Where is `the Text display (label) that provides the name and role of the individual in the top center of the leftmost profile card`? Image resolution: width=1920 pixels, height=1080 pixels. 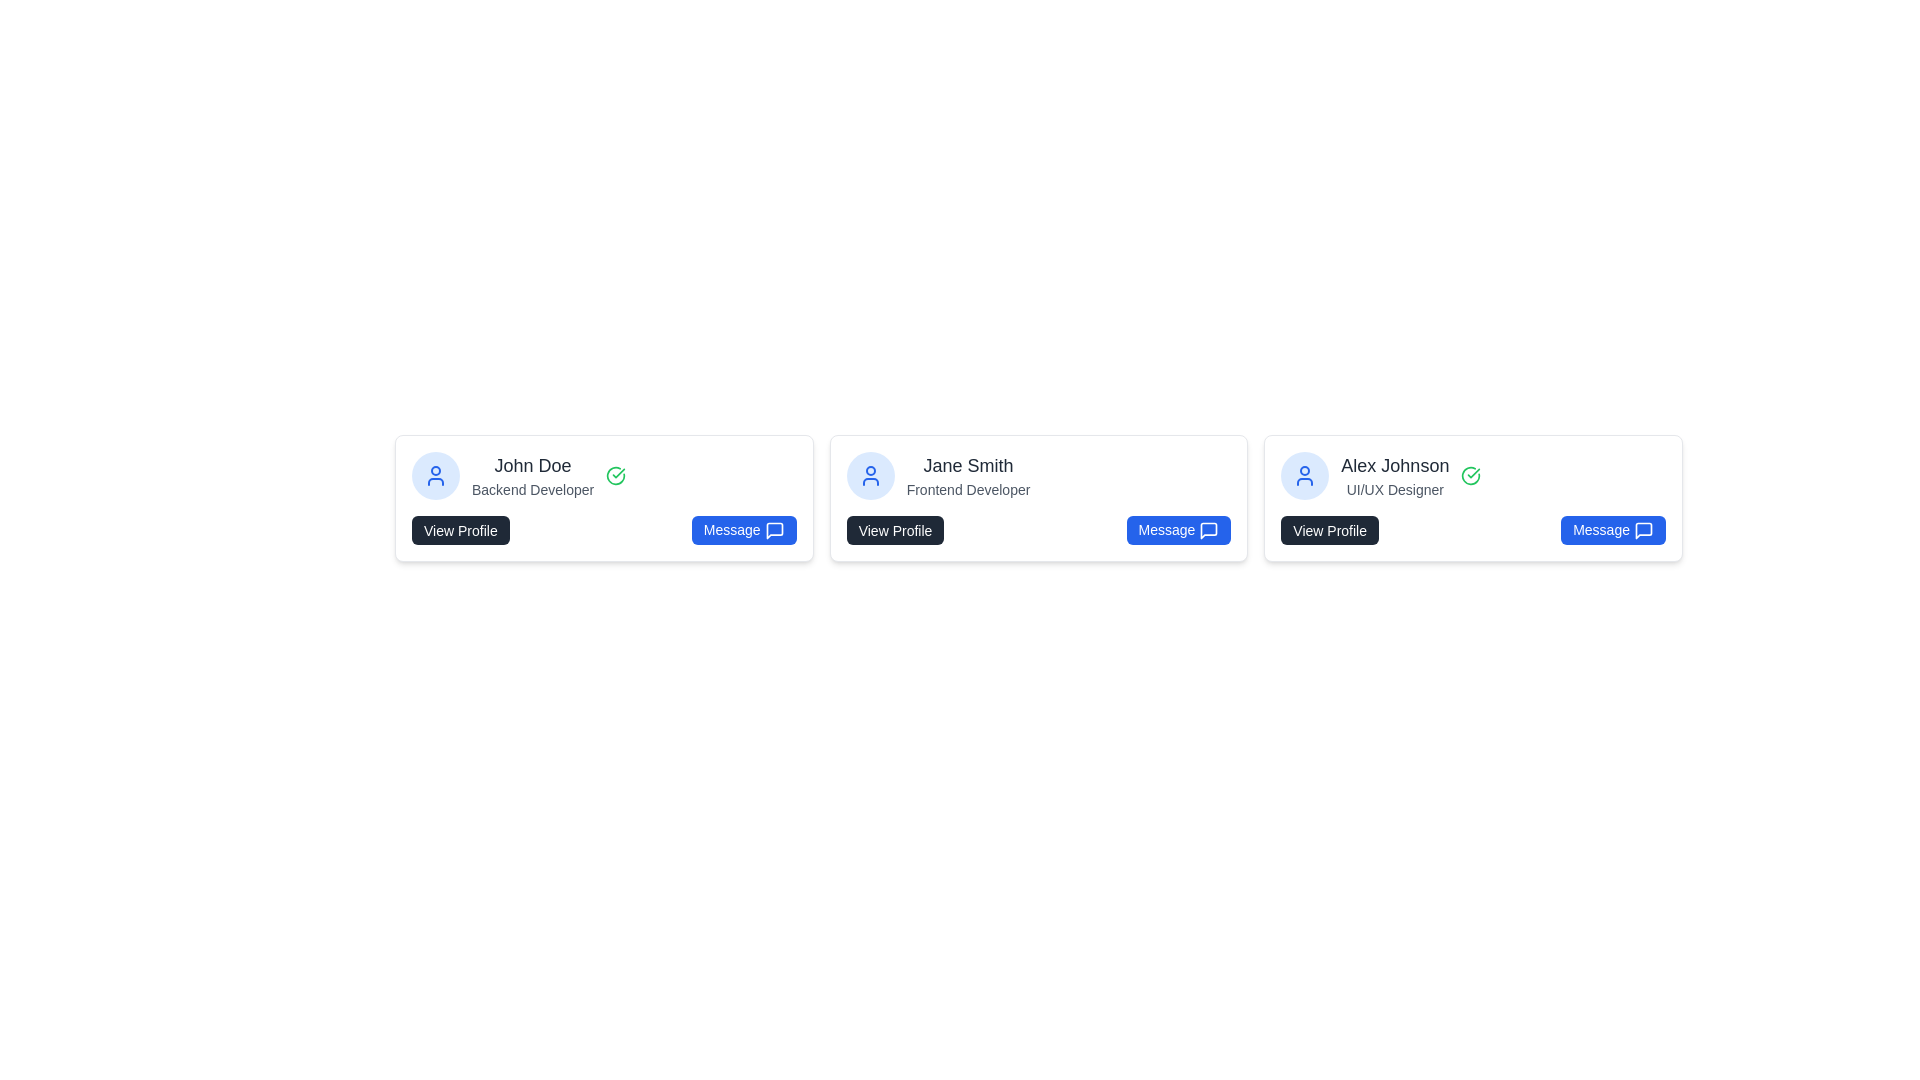 the Text display (label) that provides the name and role of the individual in the top center of the leftmost profile card is located at coordinates (533, 475).